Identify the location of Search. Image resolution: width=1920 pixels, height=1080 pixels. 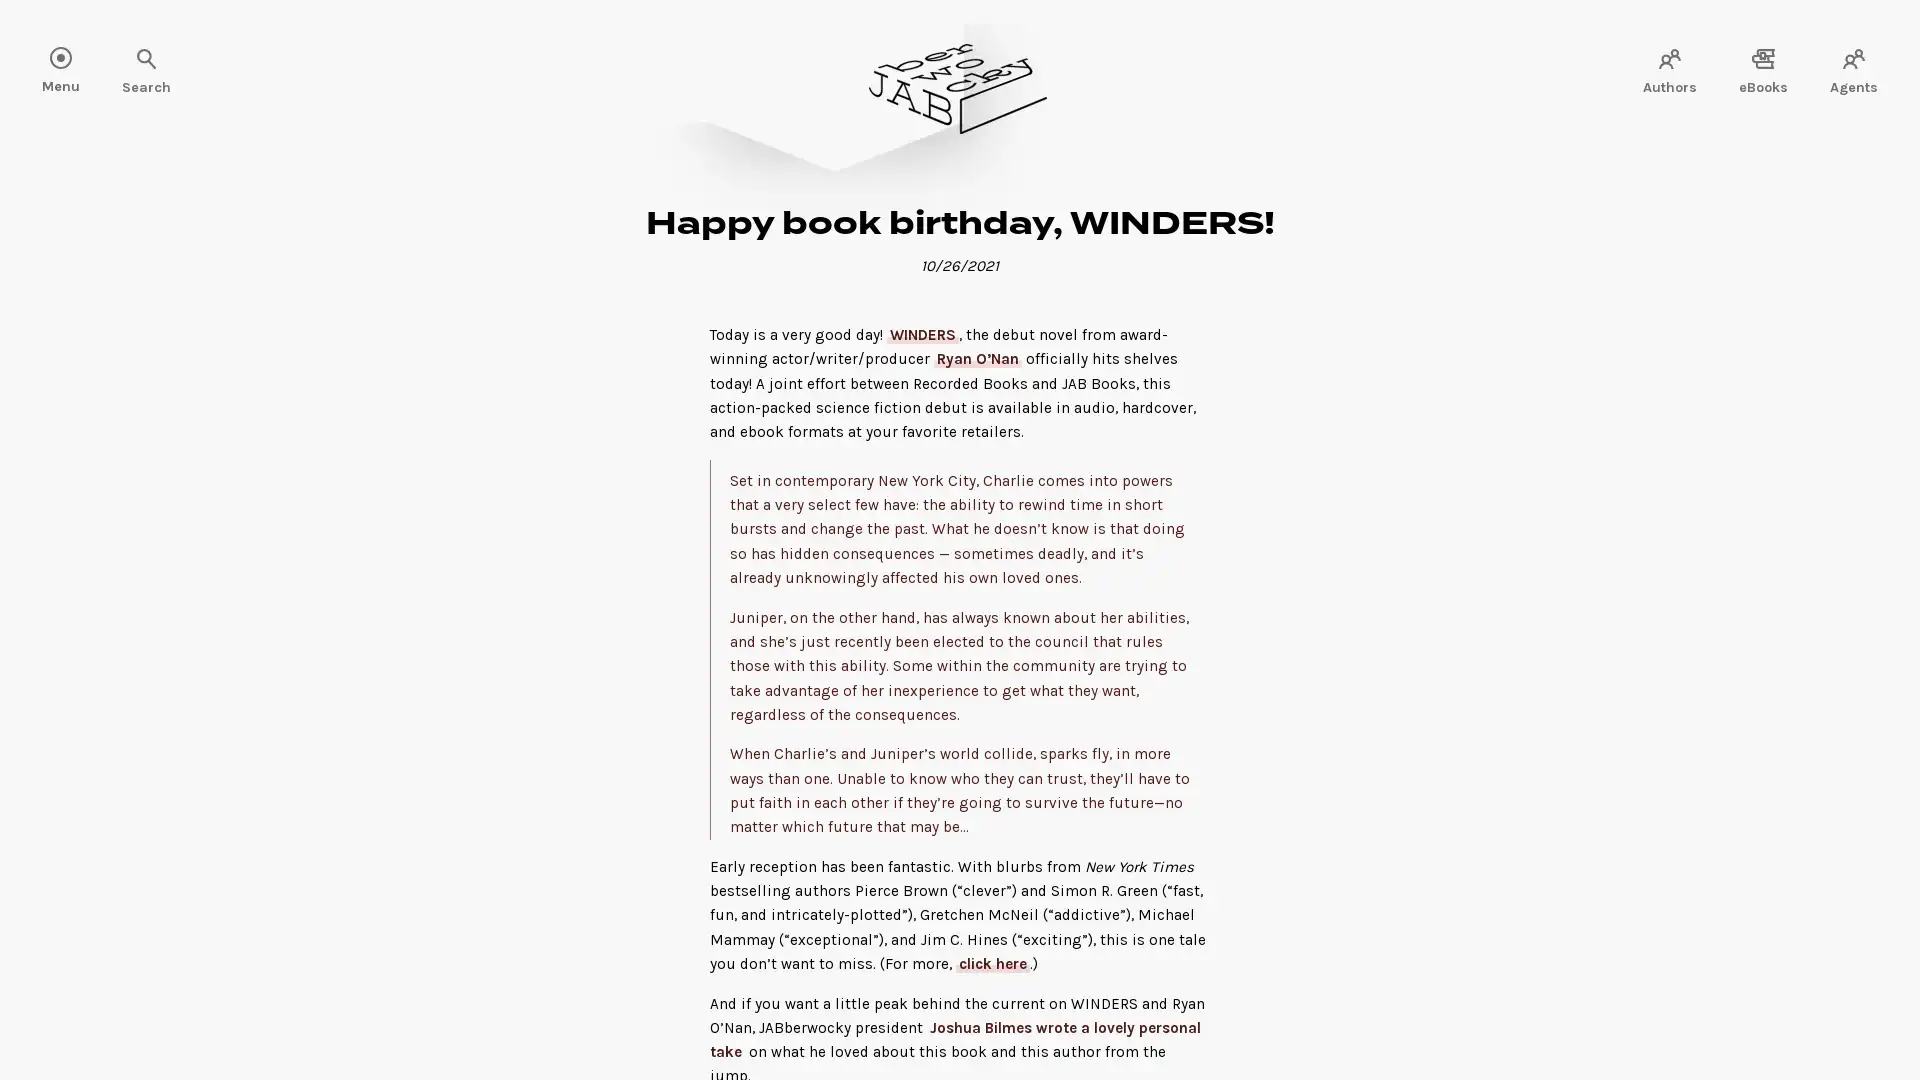
(80, 60).